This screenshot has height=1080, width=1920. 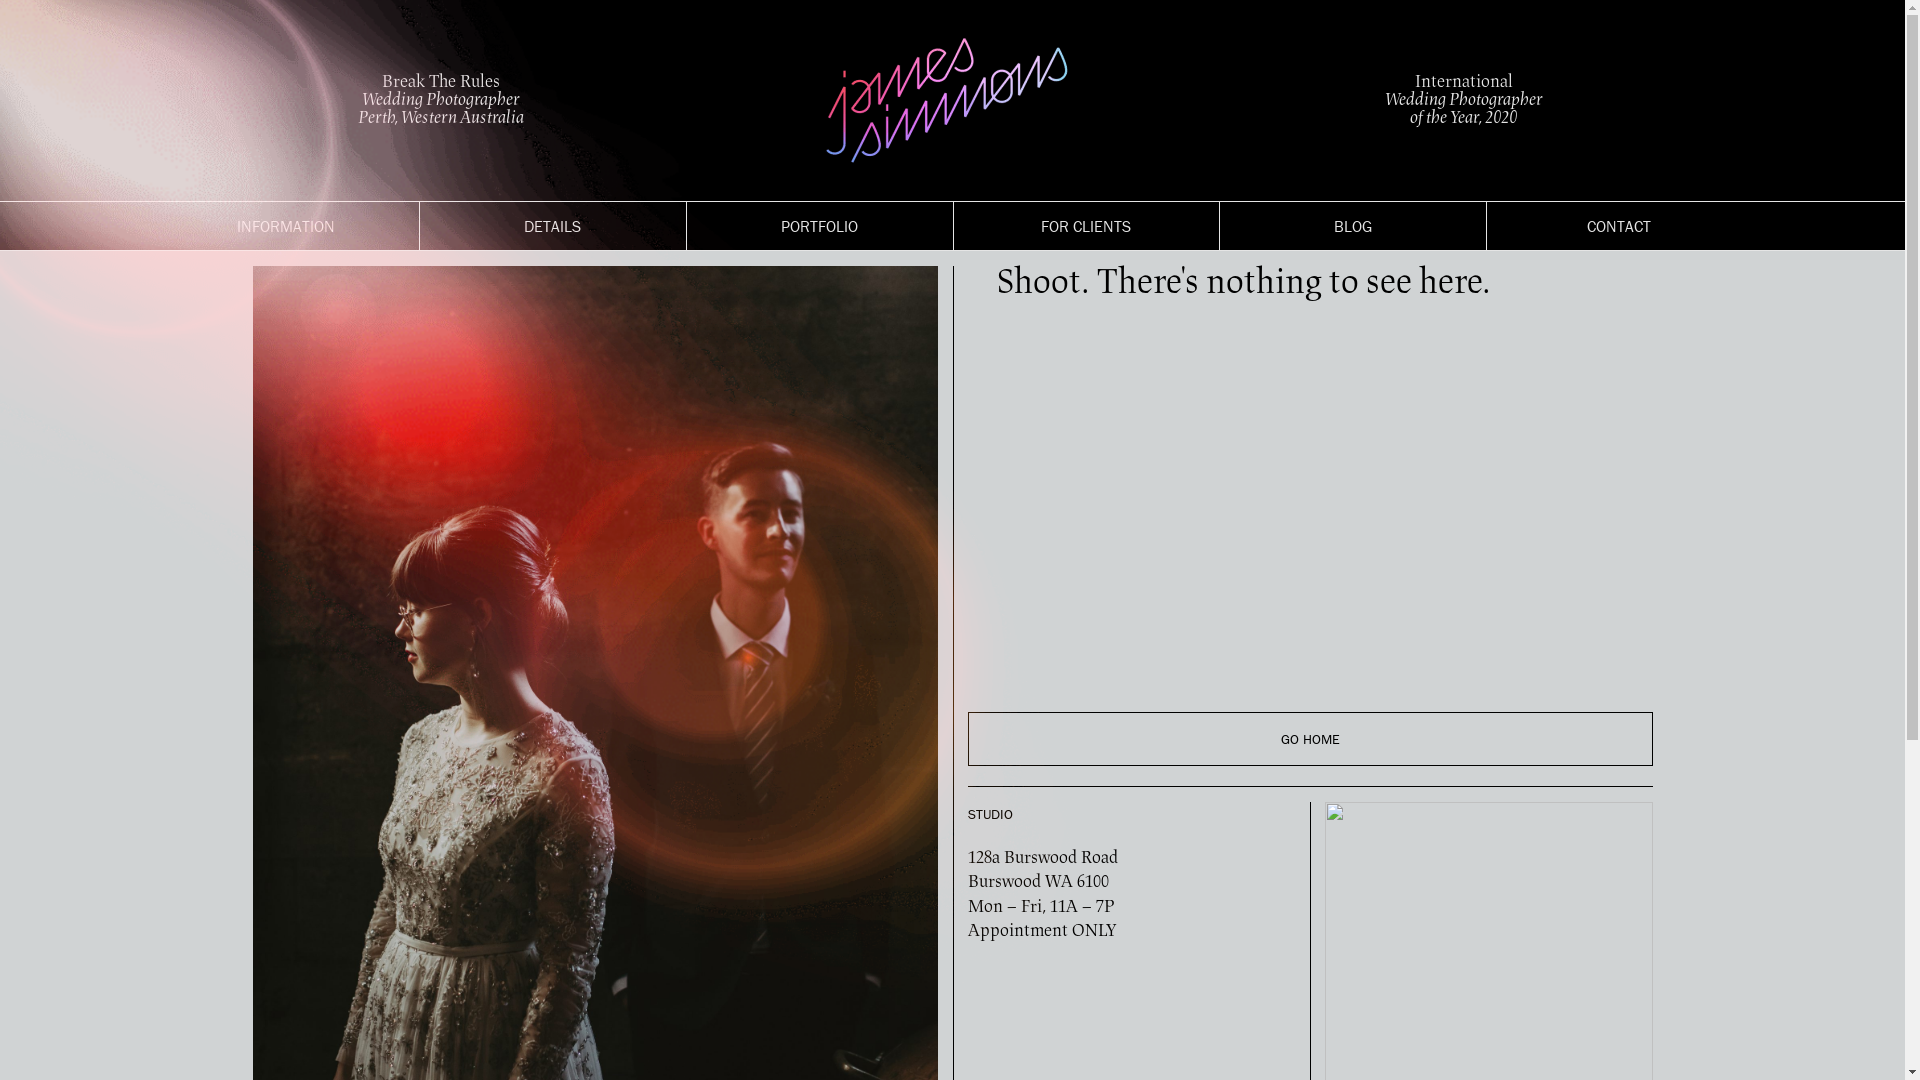 What do you see at coordinates (552, 225) in the screenshot?
I see `'DETAILS'` at bounding box center [552, 225].